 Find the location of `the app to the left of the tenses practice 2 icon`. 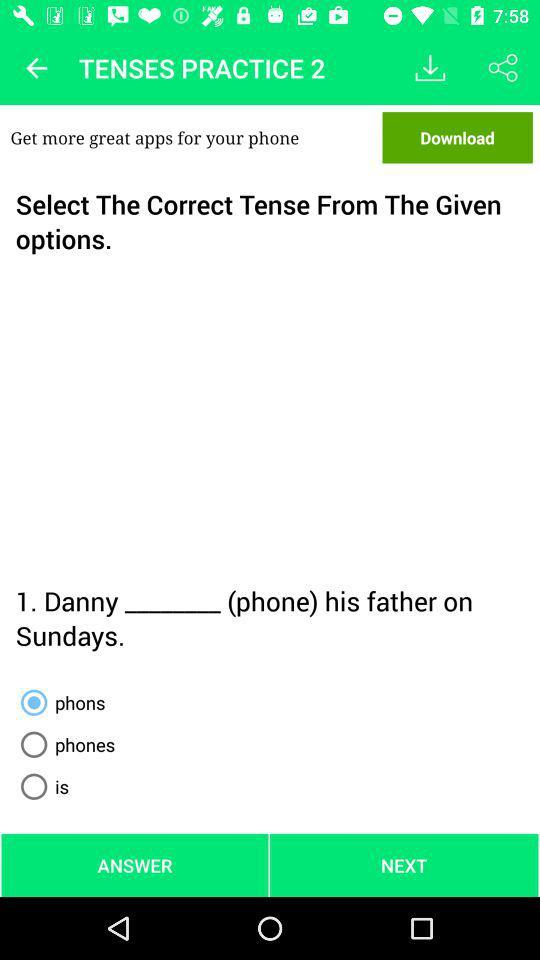

the app to the left of the tenses practice 2 icon is located at coordinates (36, 68).